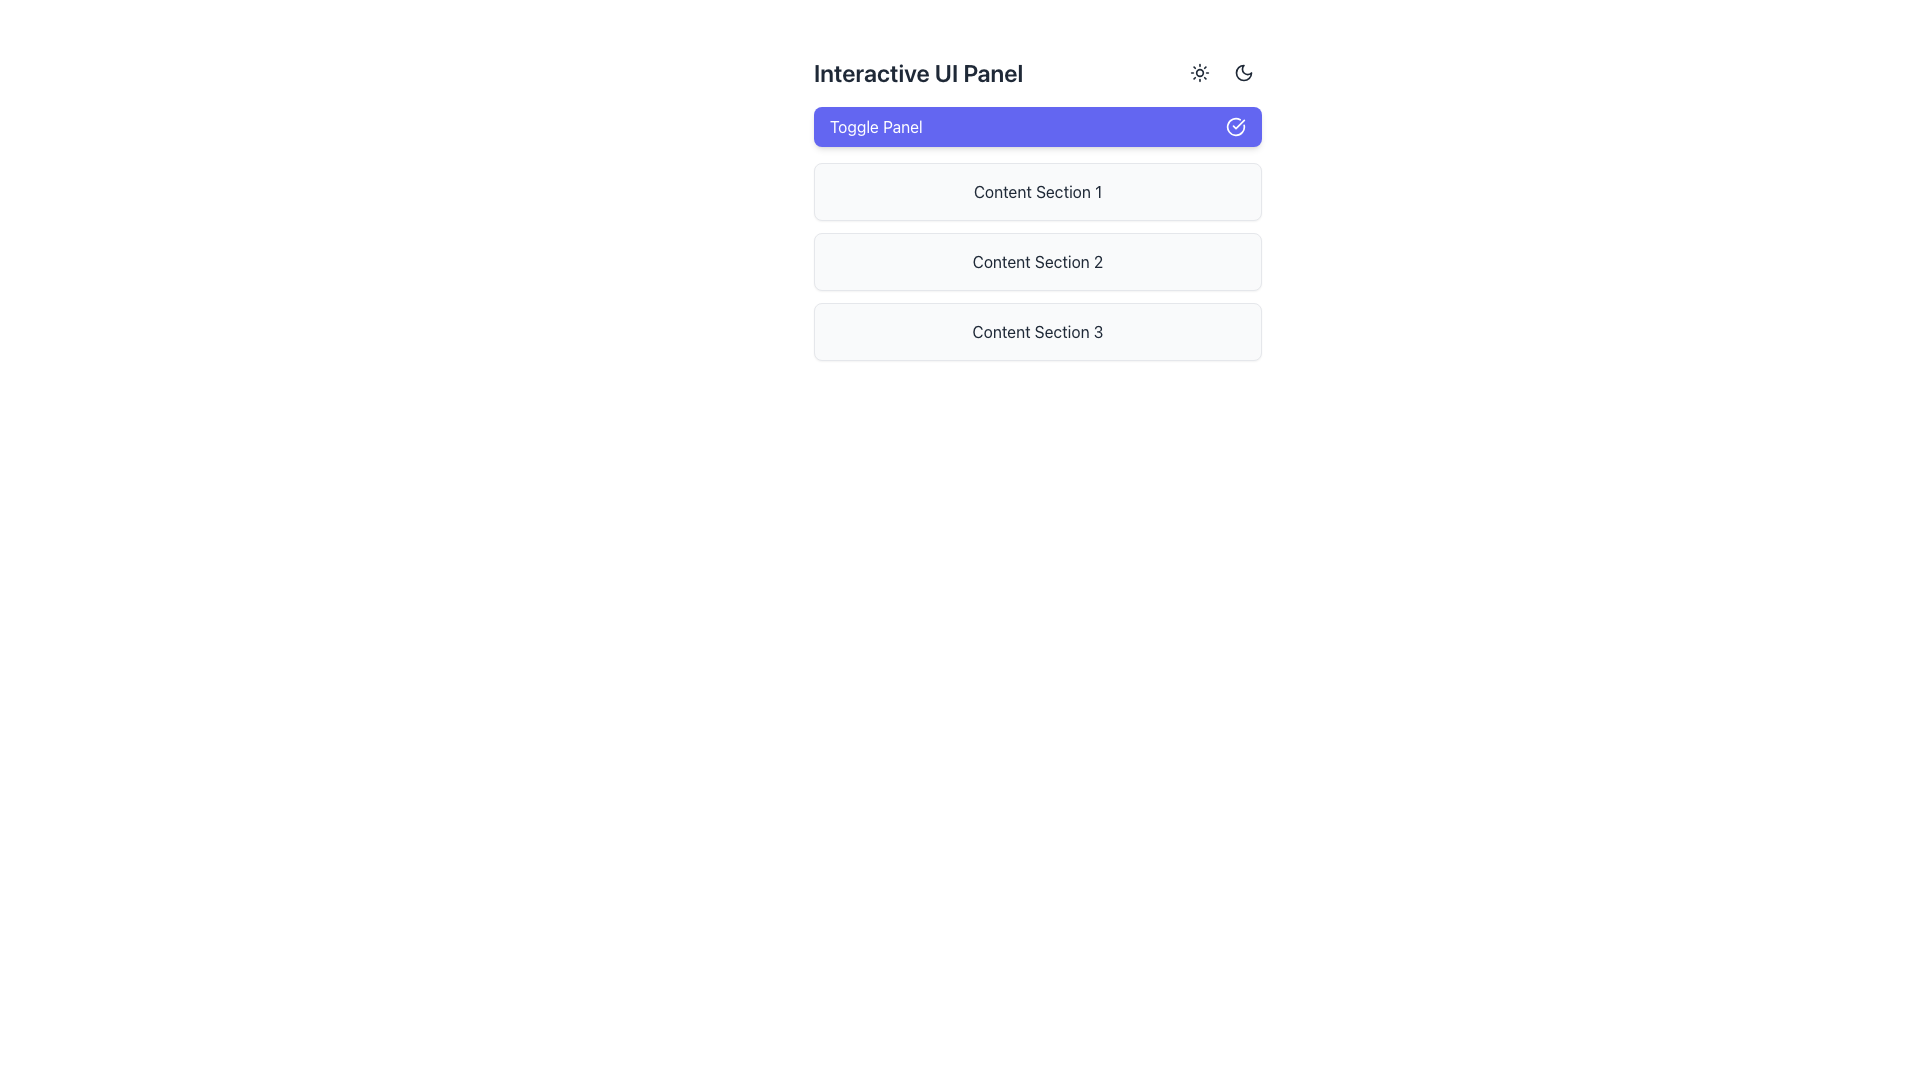 This screenshot has width=1920, height=1080. I want to click on the light mode toggle icon located in the upper-right section of the interface, adjacent to the title 'Interactive UI Panel', to switch the UI's theme, so click(1200, 72).